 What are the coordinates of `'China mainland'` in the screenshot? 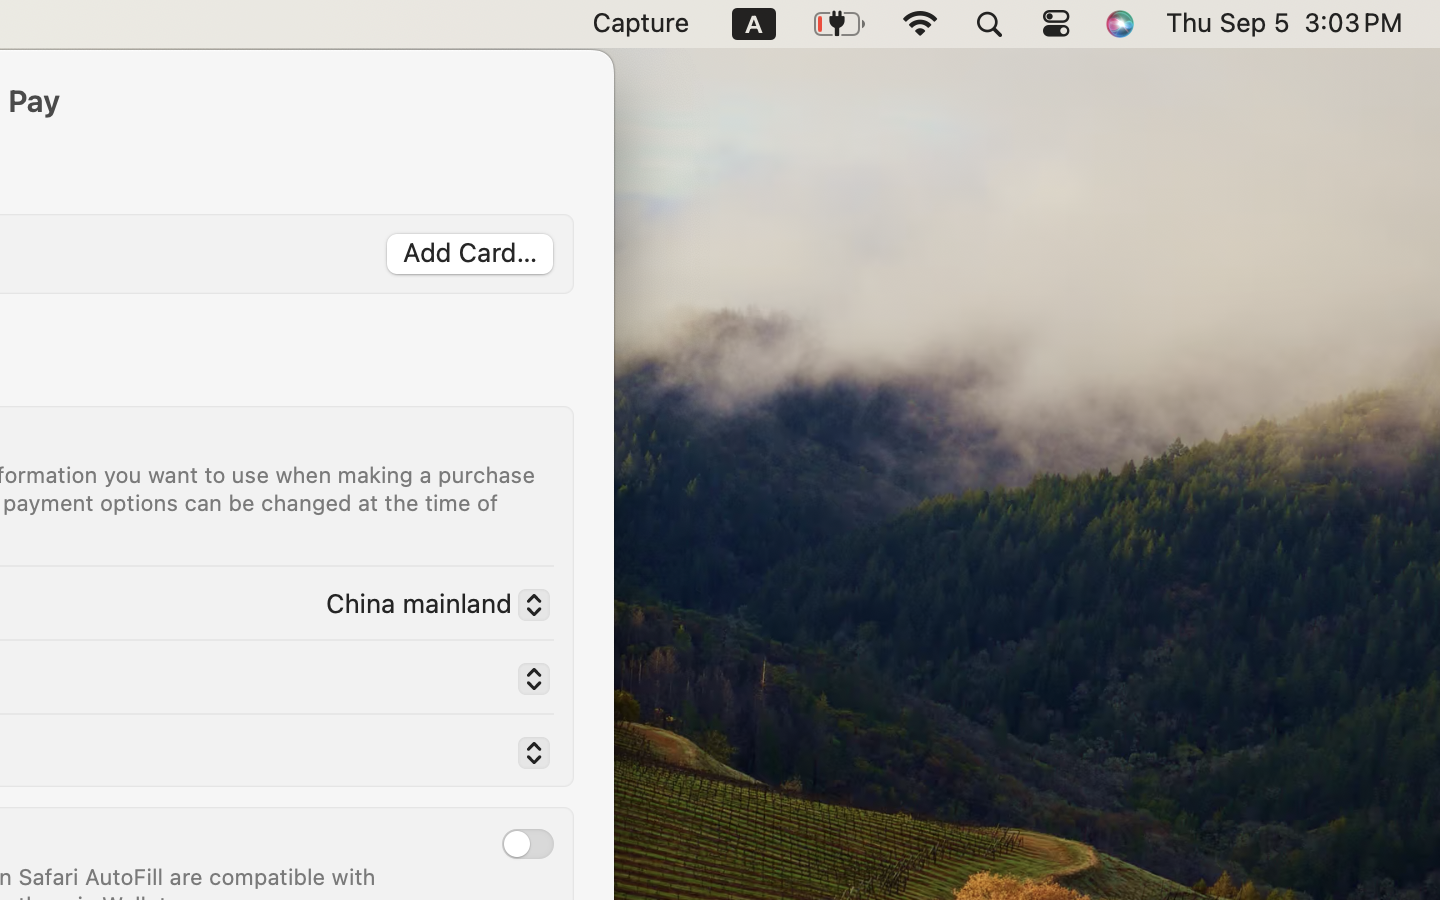 It's located at (429, 606).